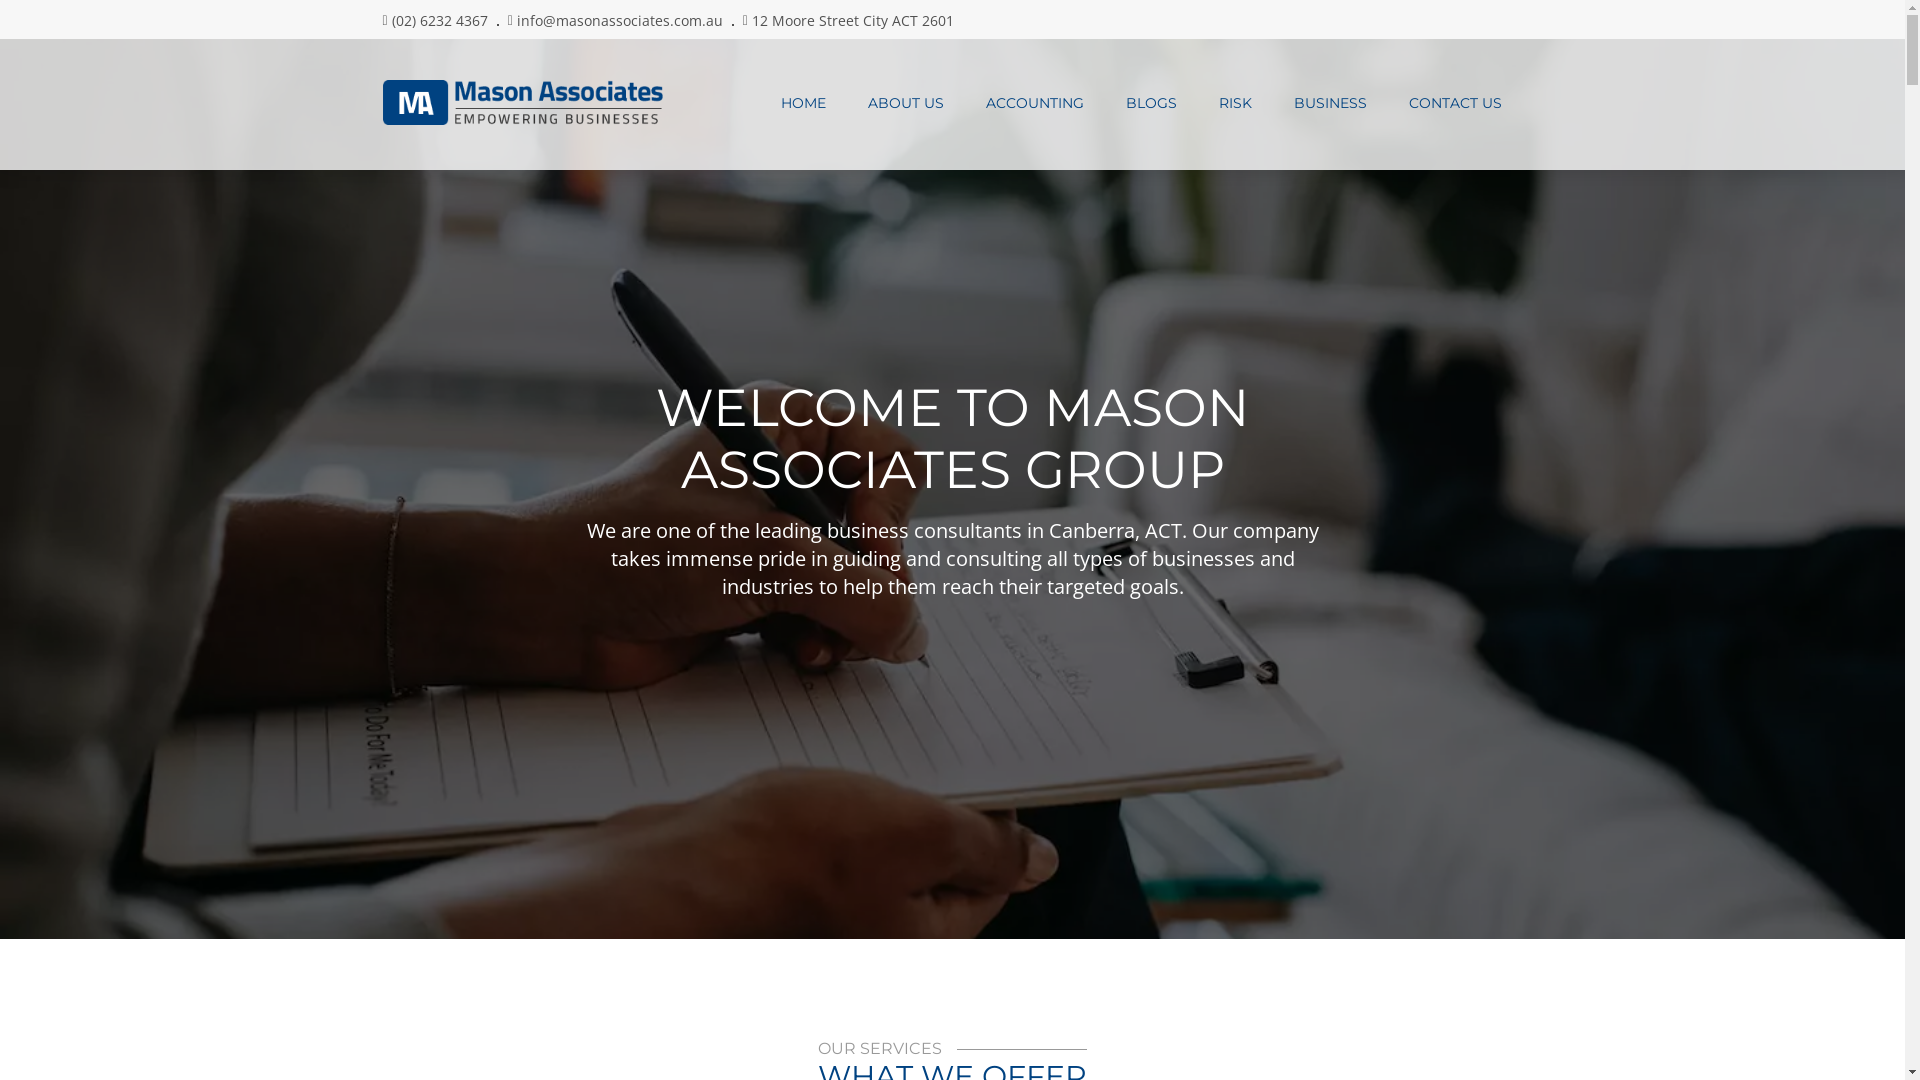  I want to click on 'RISK', so click(1198, 103).